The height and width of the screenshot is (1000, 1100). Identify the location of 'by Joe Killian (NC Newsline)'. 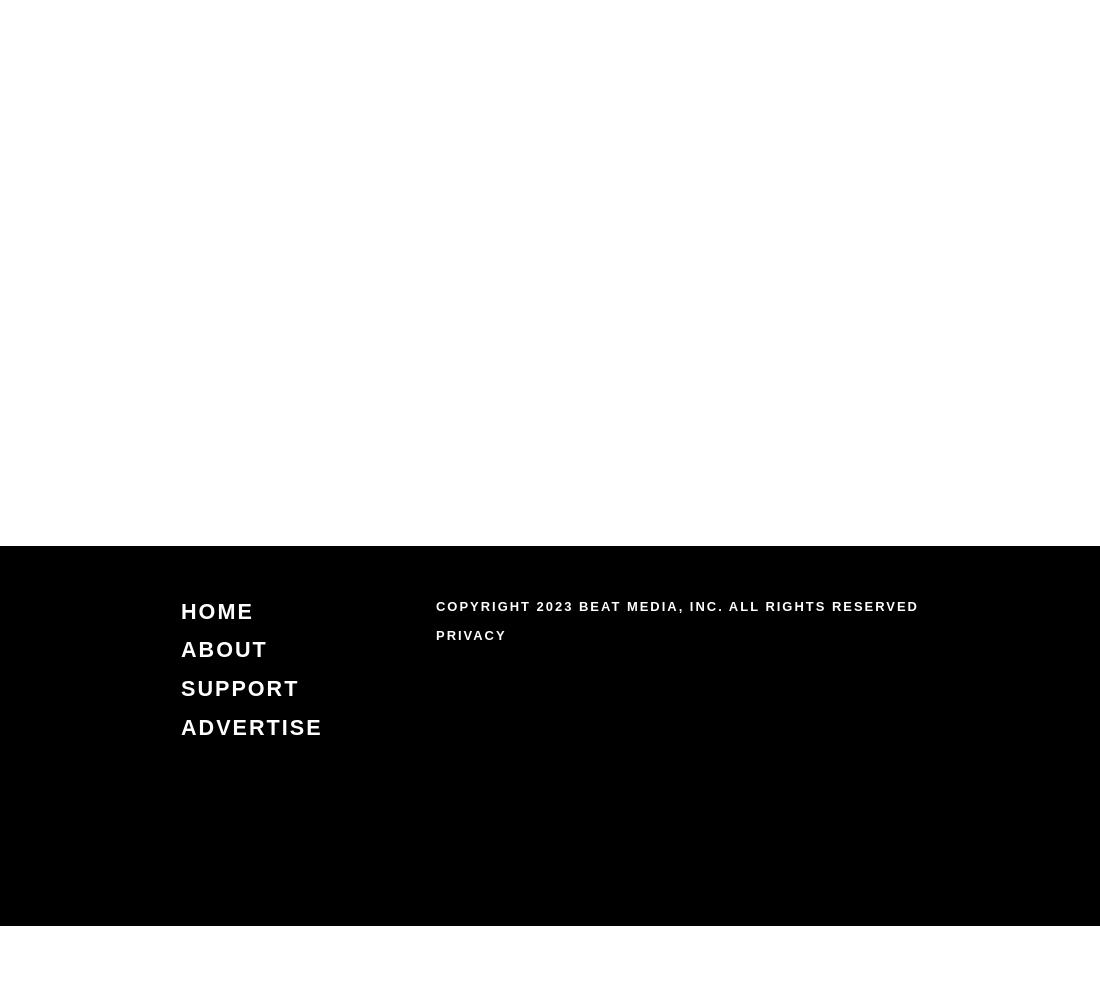
(487, 437).